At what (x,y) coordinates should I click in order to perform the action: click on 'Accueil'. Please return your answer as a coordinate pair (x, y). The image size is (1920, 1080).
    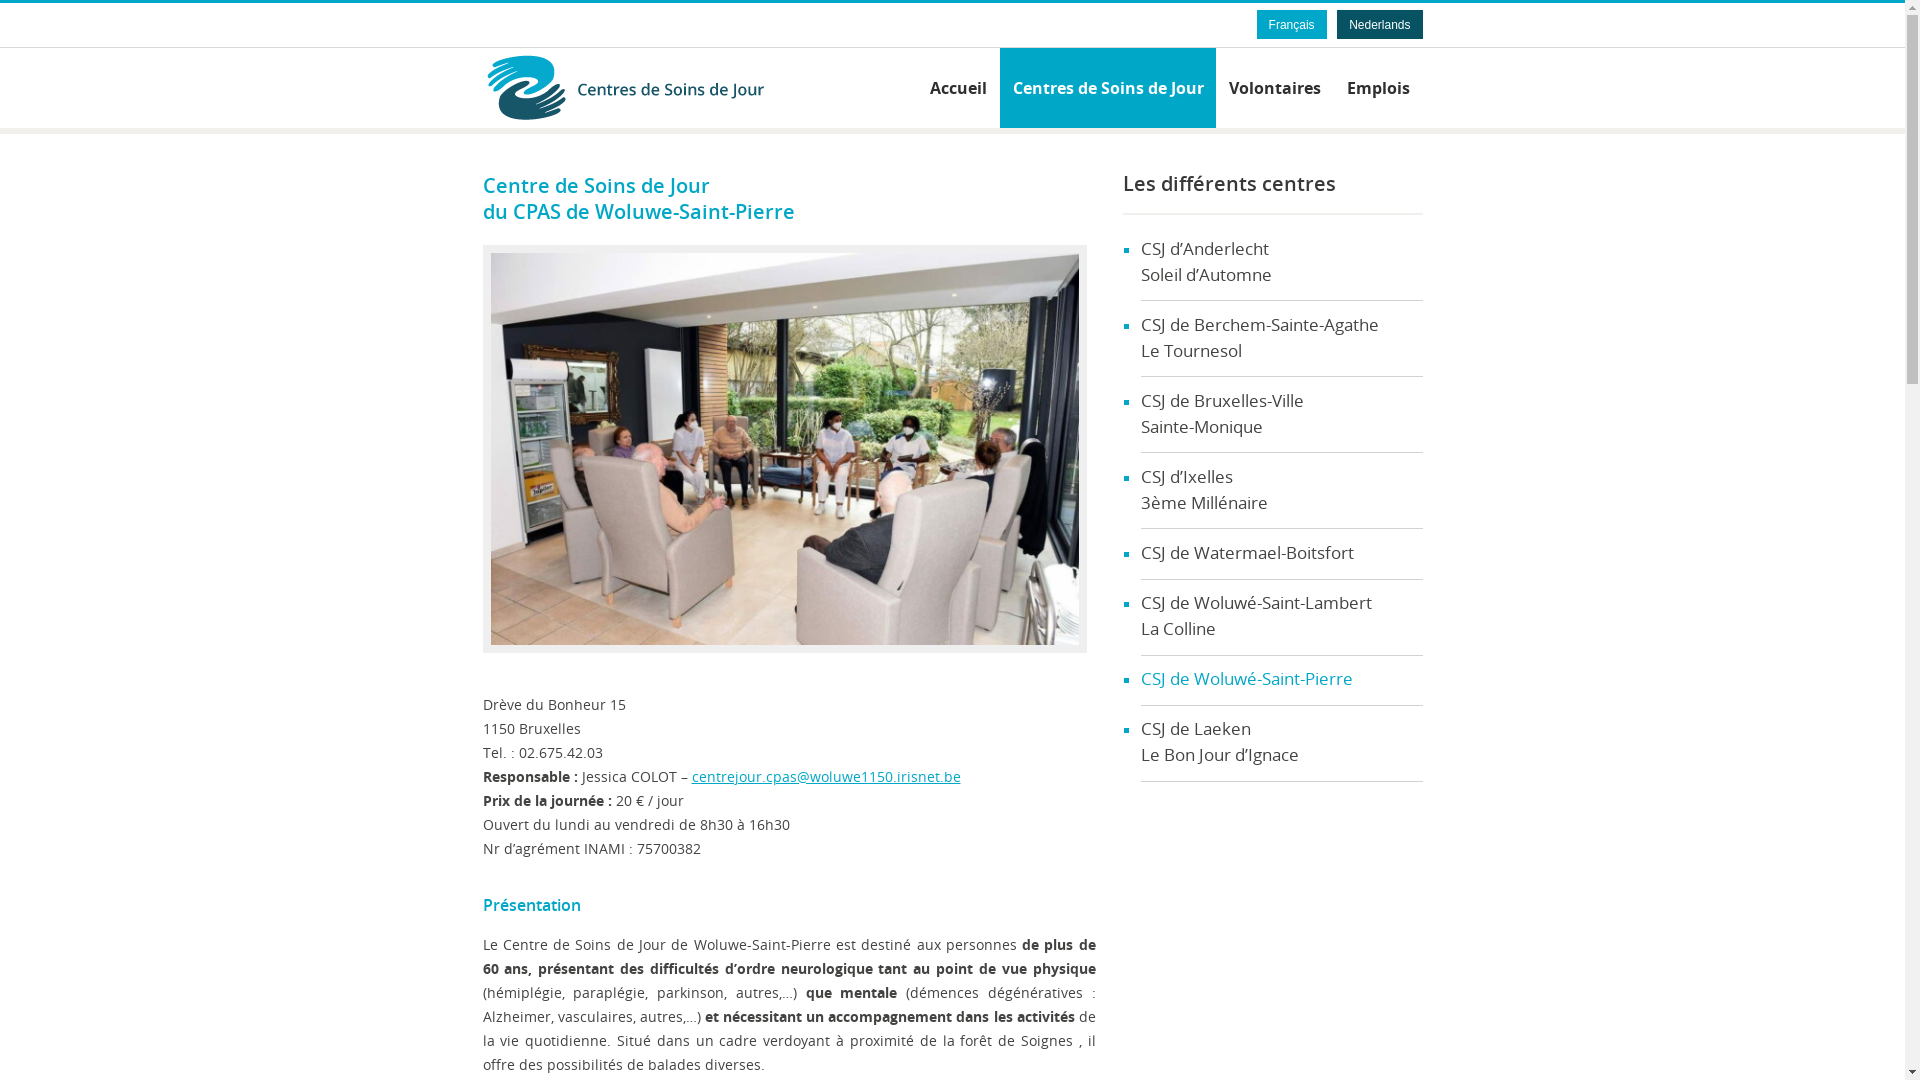
    Looking at the image, I should click on (957, 87).